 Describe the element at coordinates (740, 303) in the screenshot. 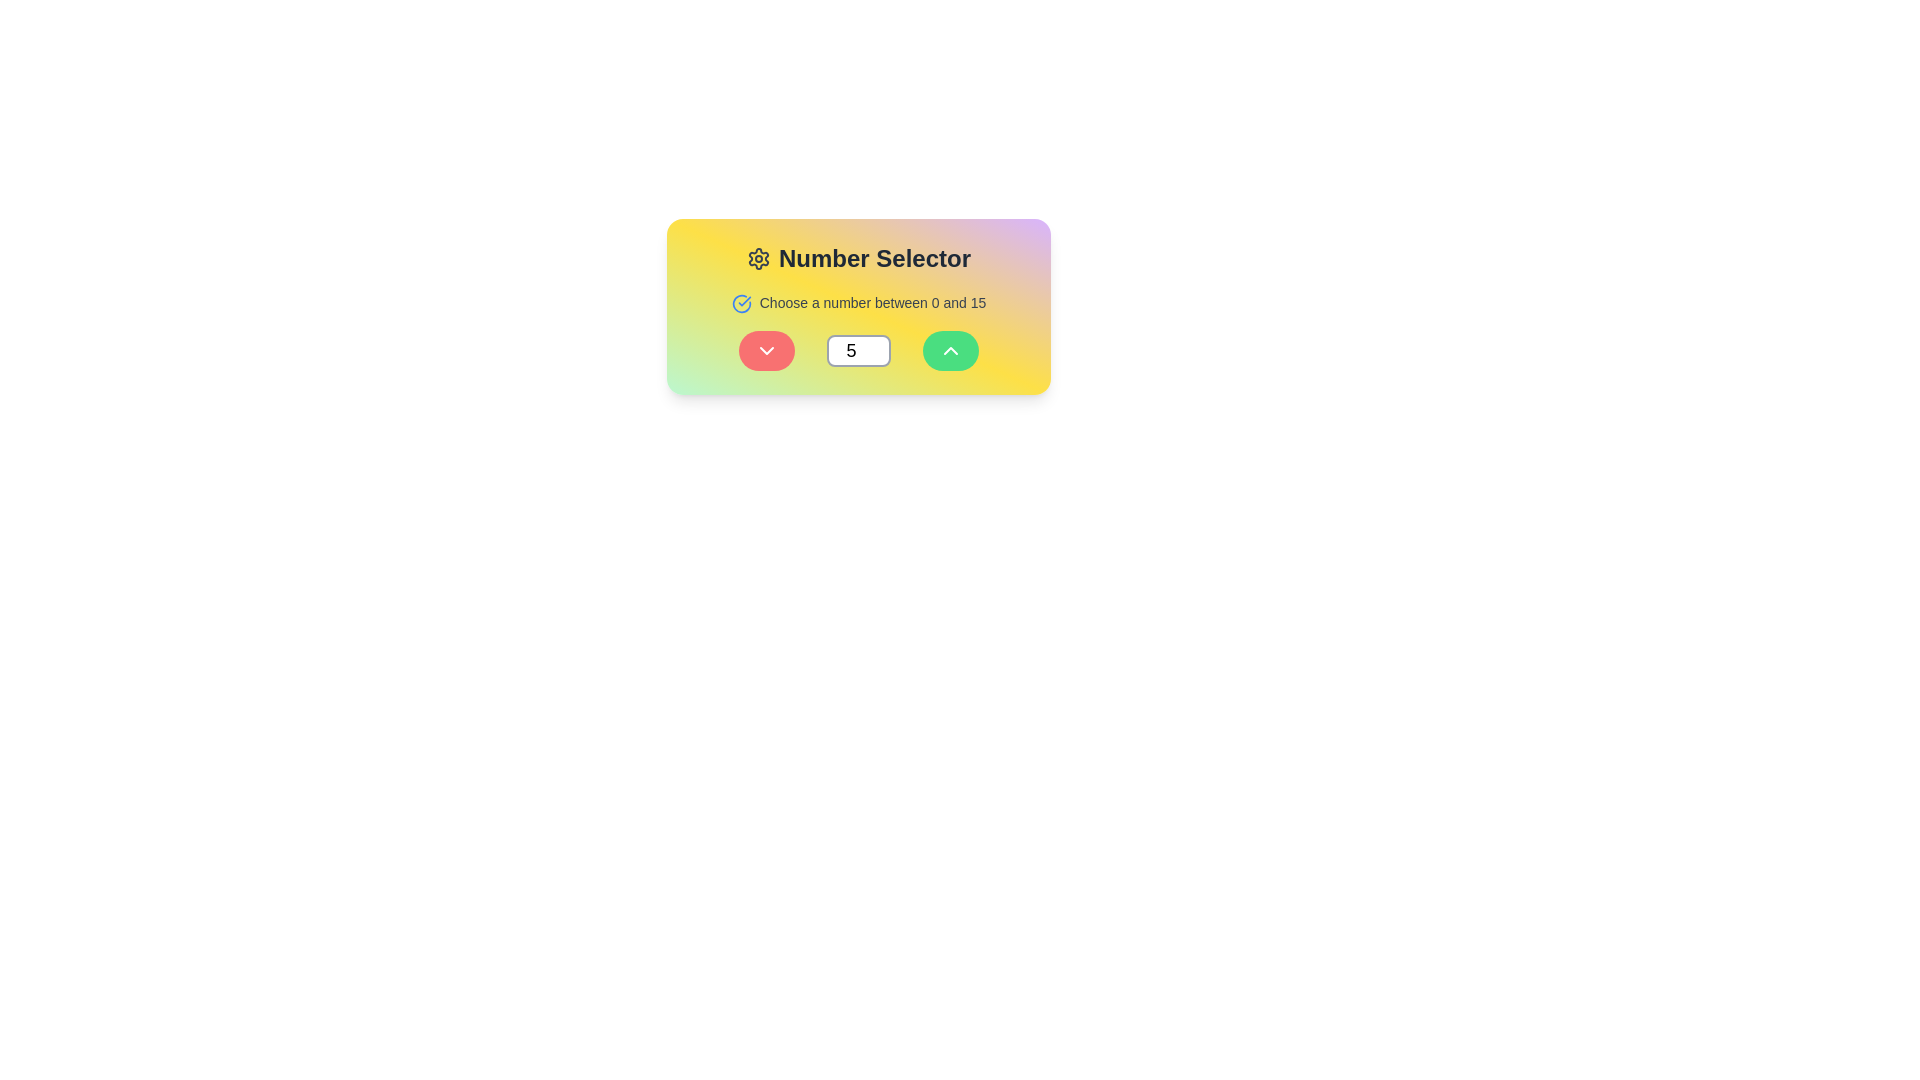

I see `the circular icon with a blue outline and a checkmark inside, located to the left of the instructional text 'Choose a number between 0 and 15'` at that location.